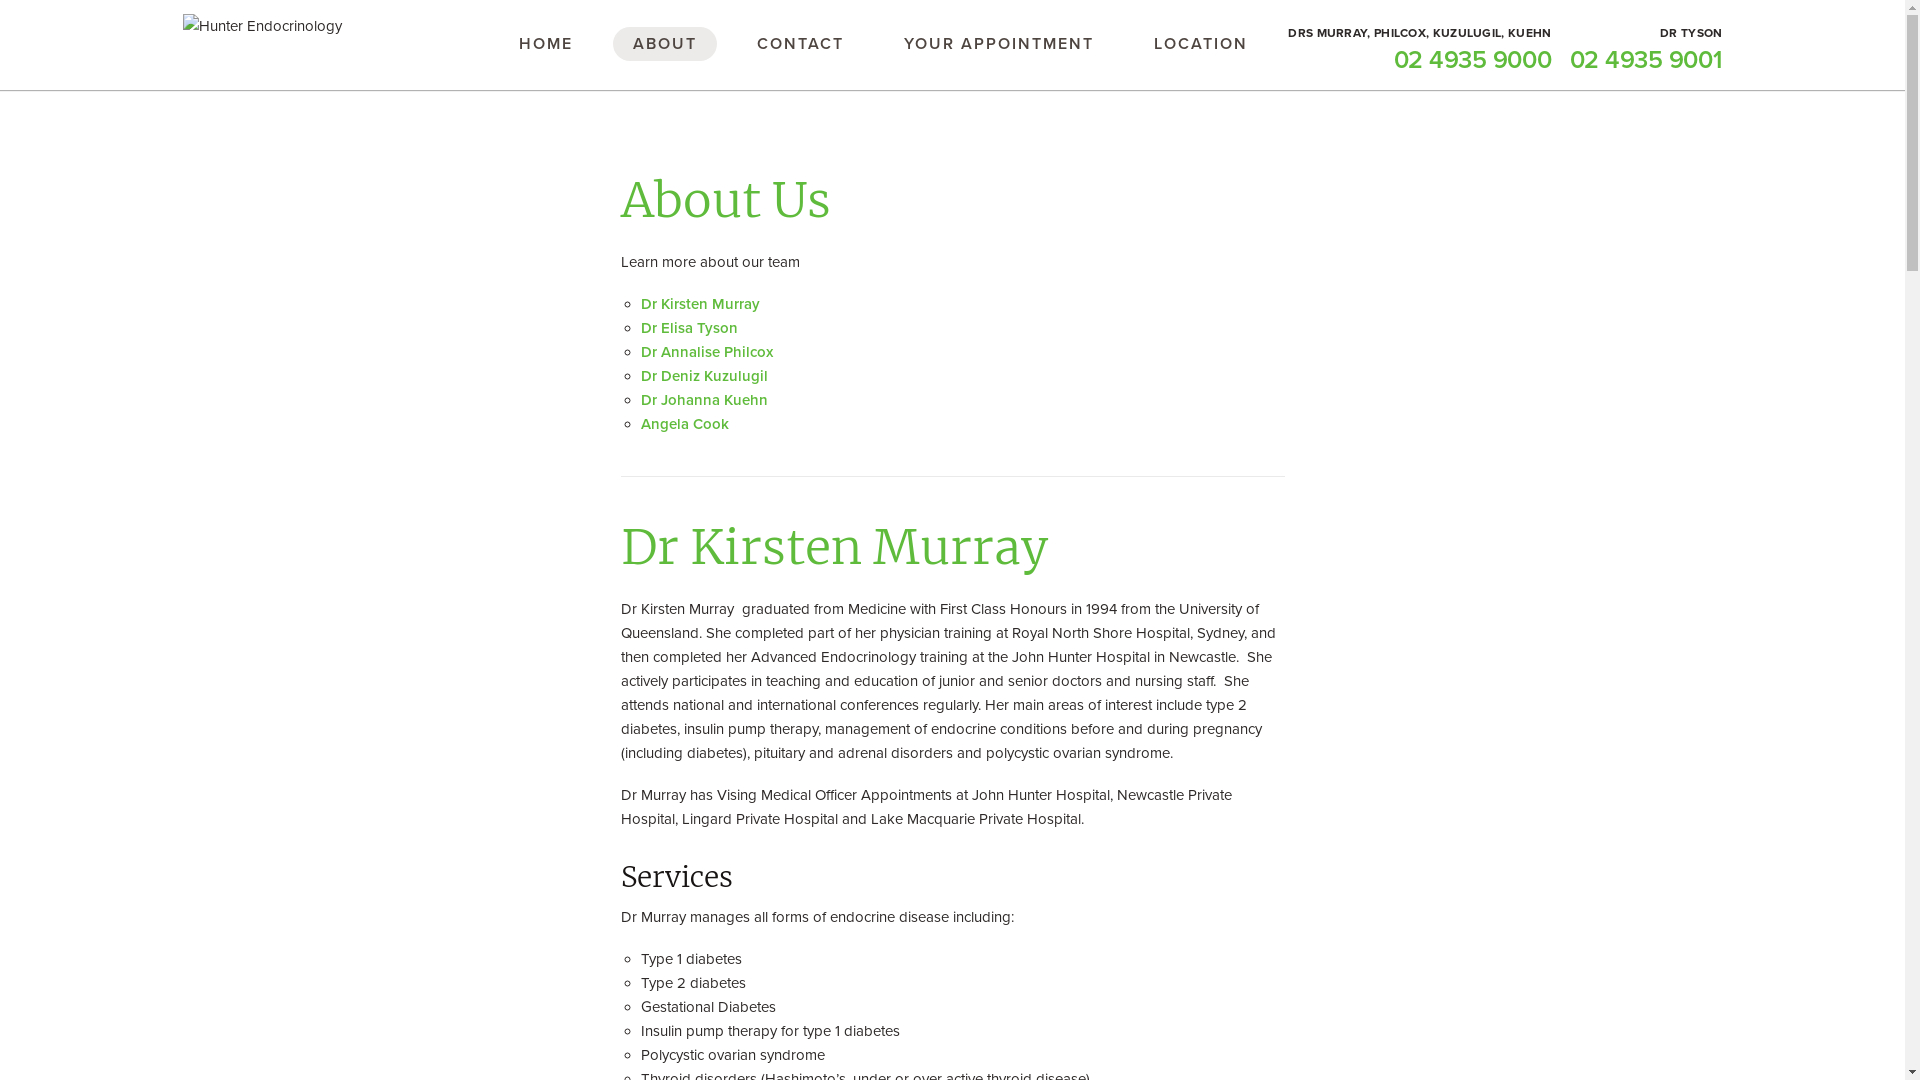  What do you see at coordinates (1568, 49) in the screenshot?
I see `'DR TYSON` at bounding box center [1568, 49].